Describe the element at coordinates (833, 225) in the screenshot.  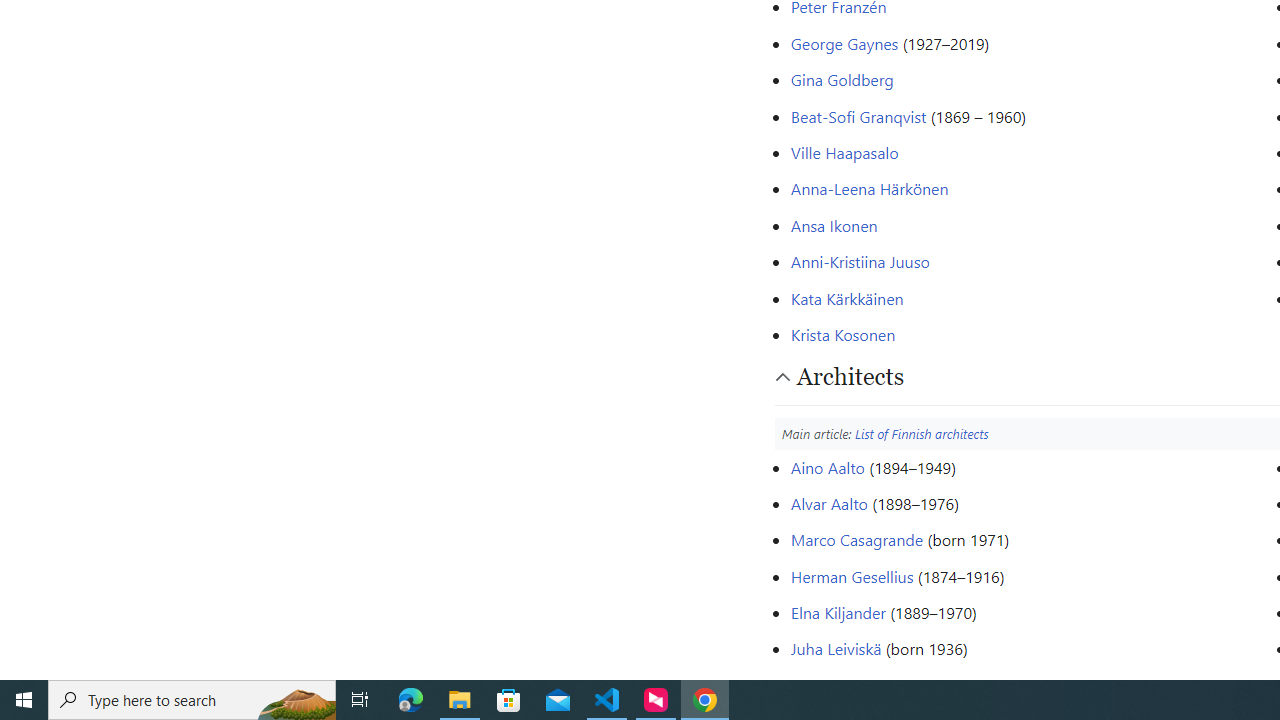
I see `'Ansa Ikonen'` at that location.